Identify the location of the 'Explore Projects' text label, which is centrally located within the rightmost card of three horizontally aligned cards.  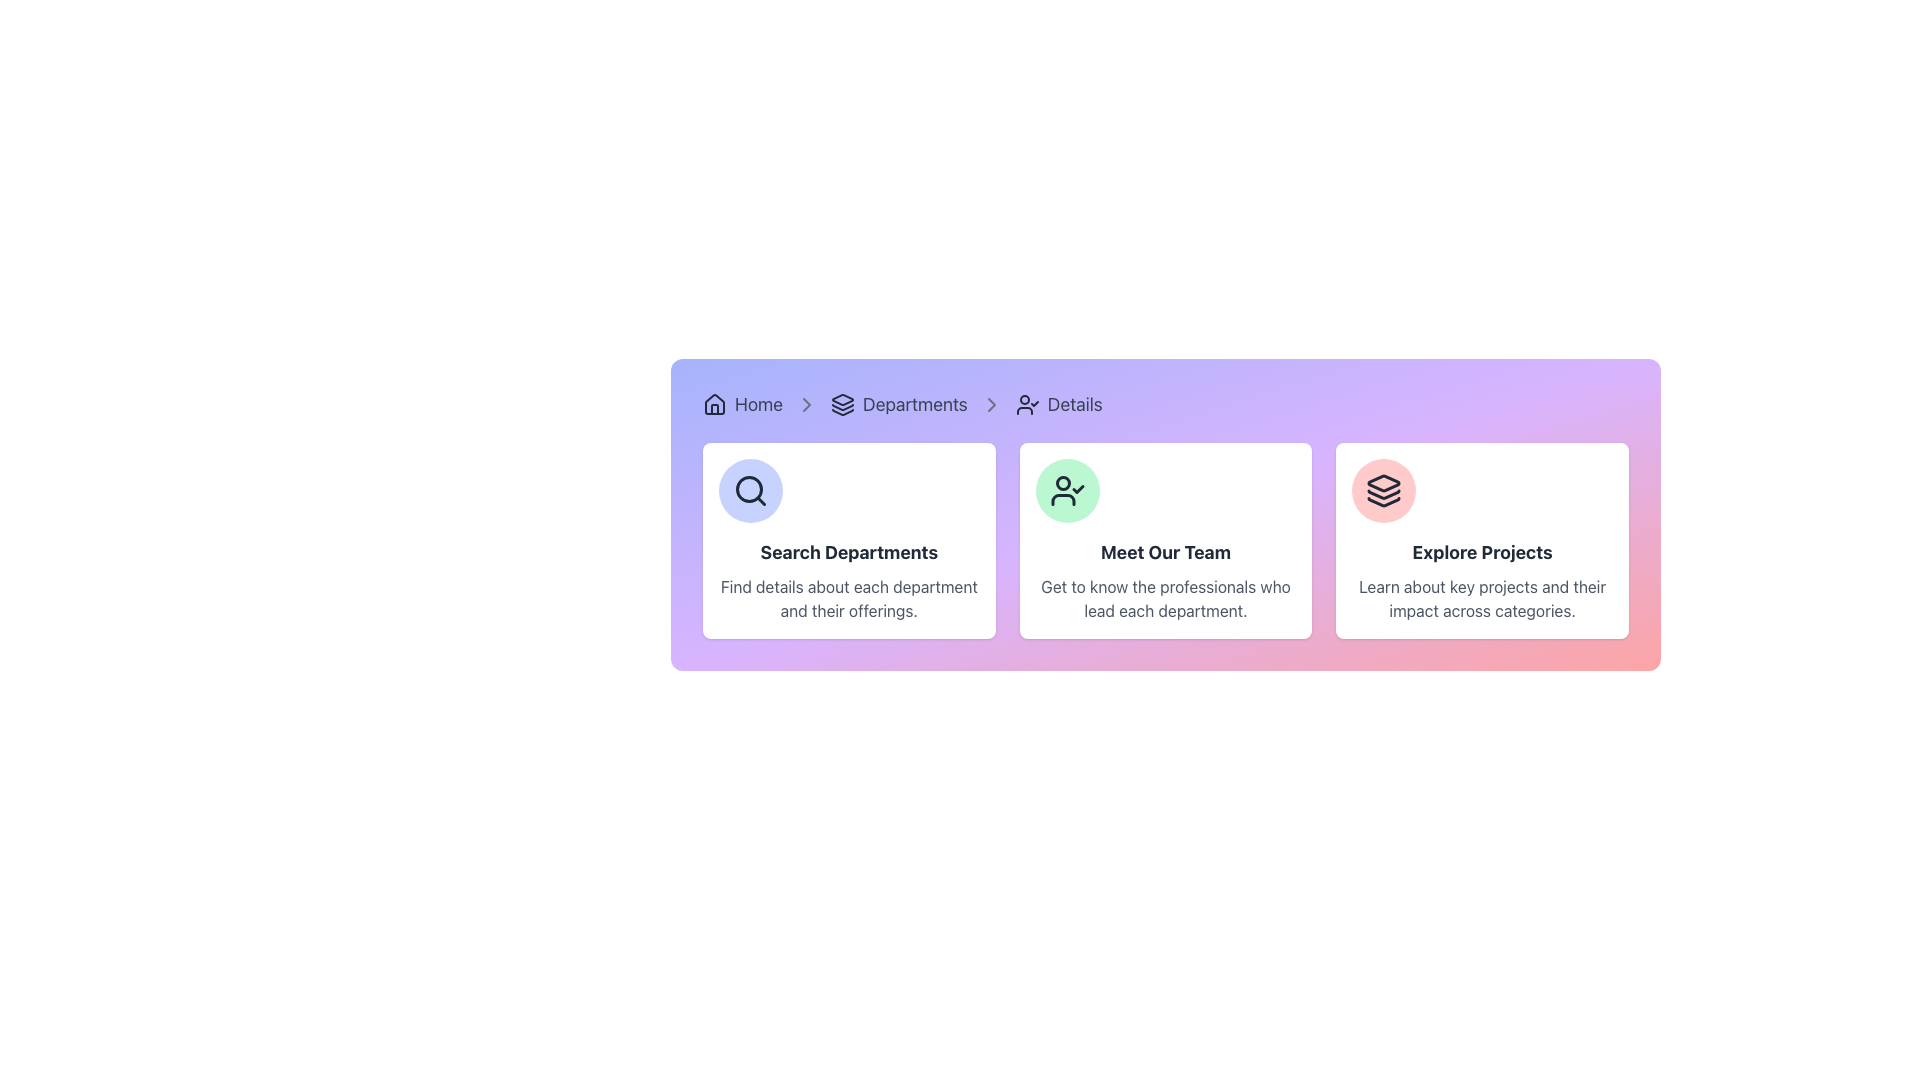
(1482, 552).